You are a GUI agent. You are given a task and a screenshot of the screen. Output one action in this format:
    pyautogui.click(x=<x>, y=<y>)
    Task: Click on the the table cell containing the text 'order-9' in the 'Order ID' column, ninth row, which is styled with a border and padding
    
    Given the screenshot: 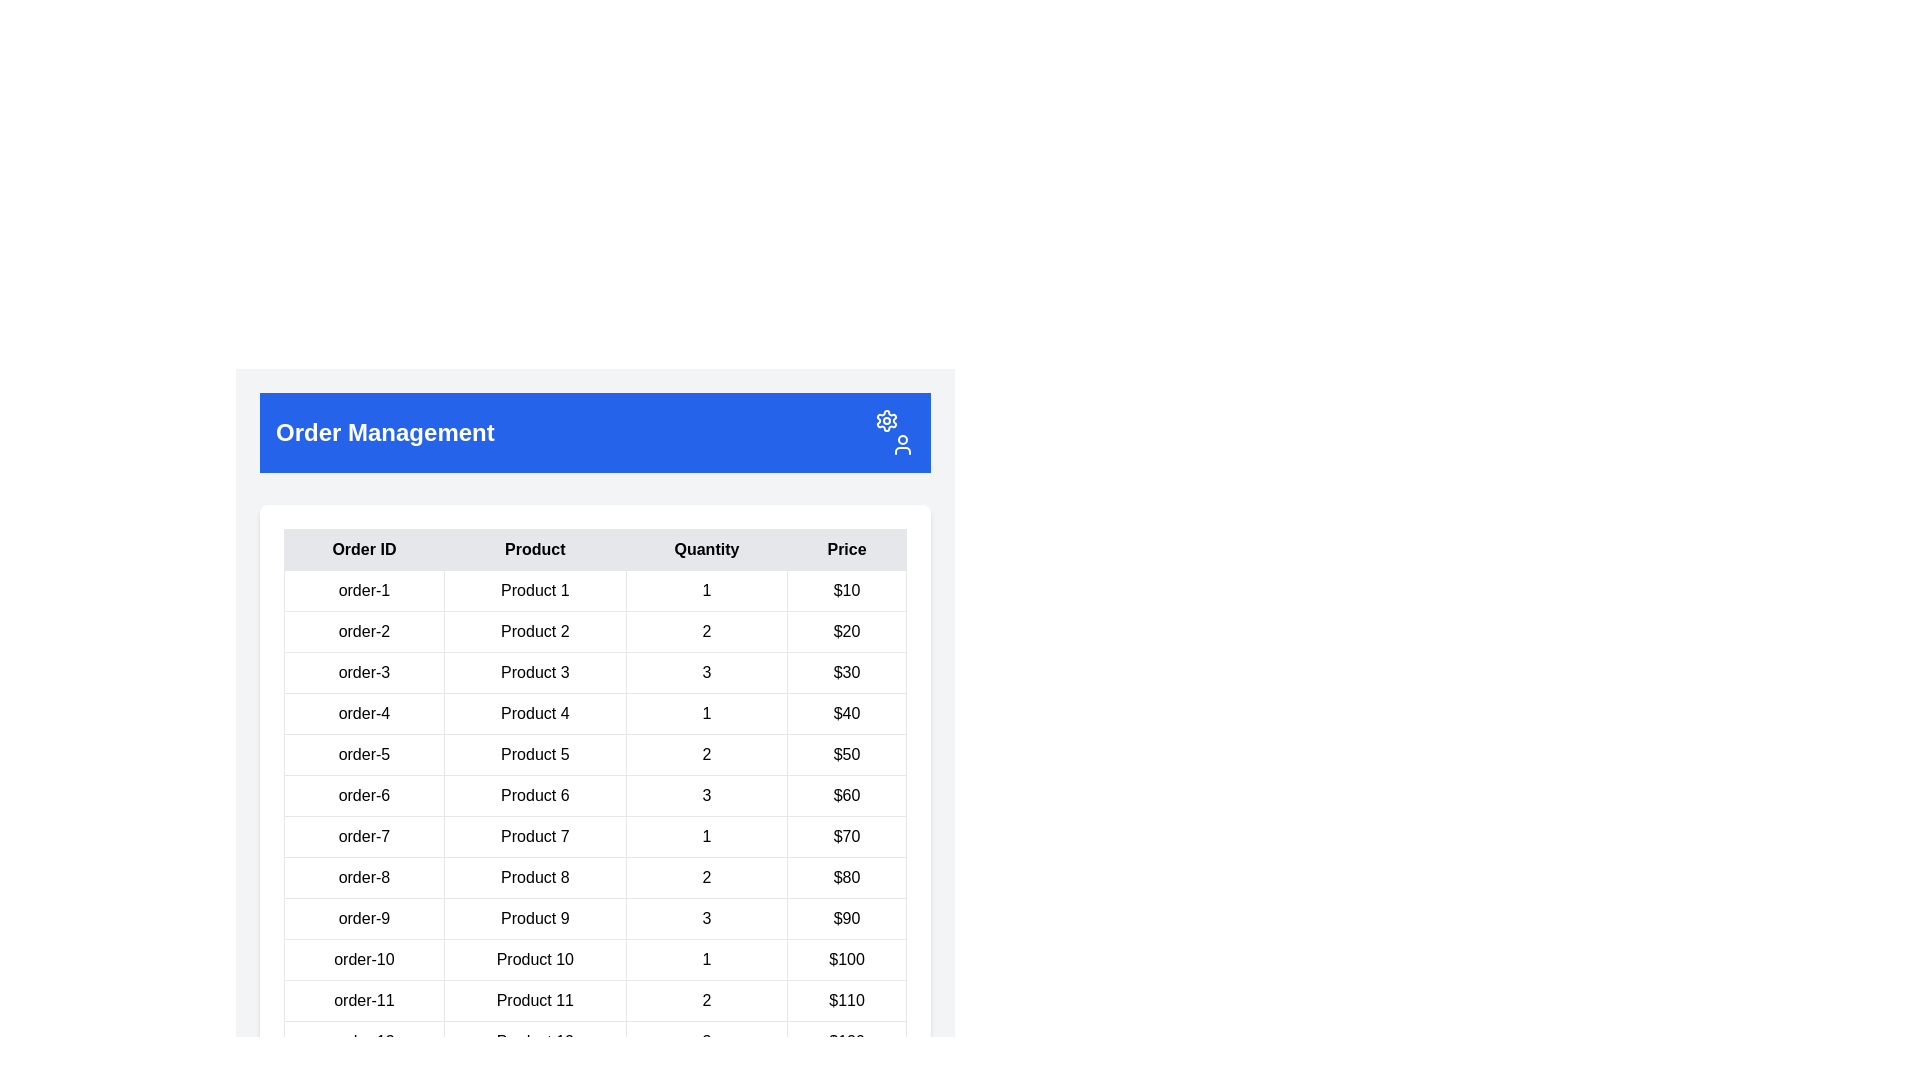 What is the action you would take?
    pyautogui.click(x=364, y=918)
    